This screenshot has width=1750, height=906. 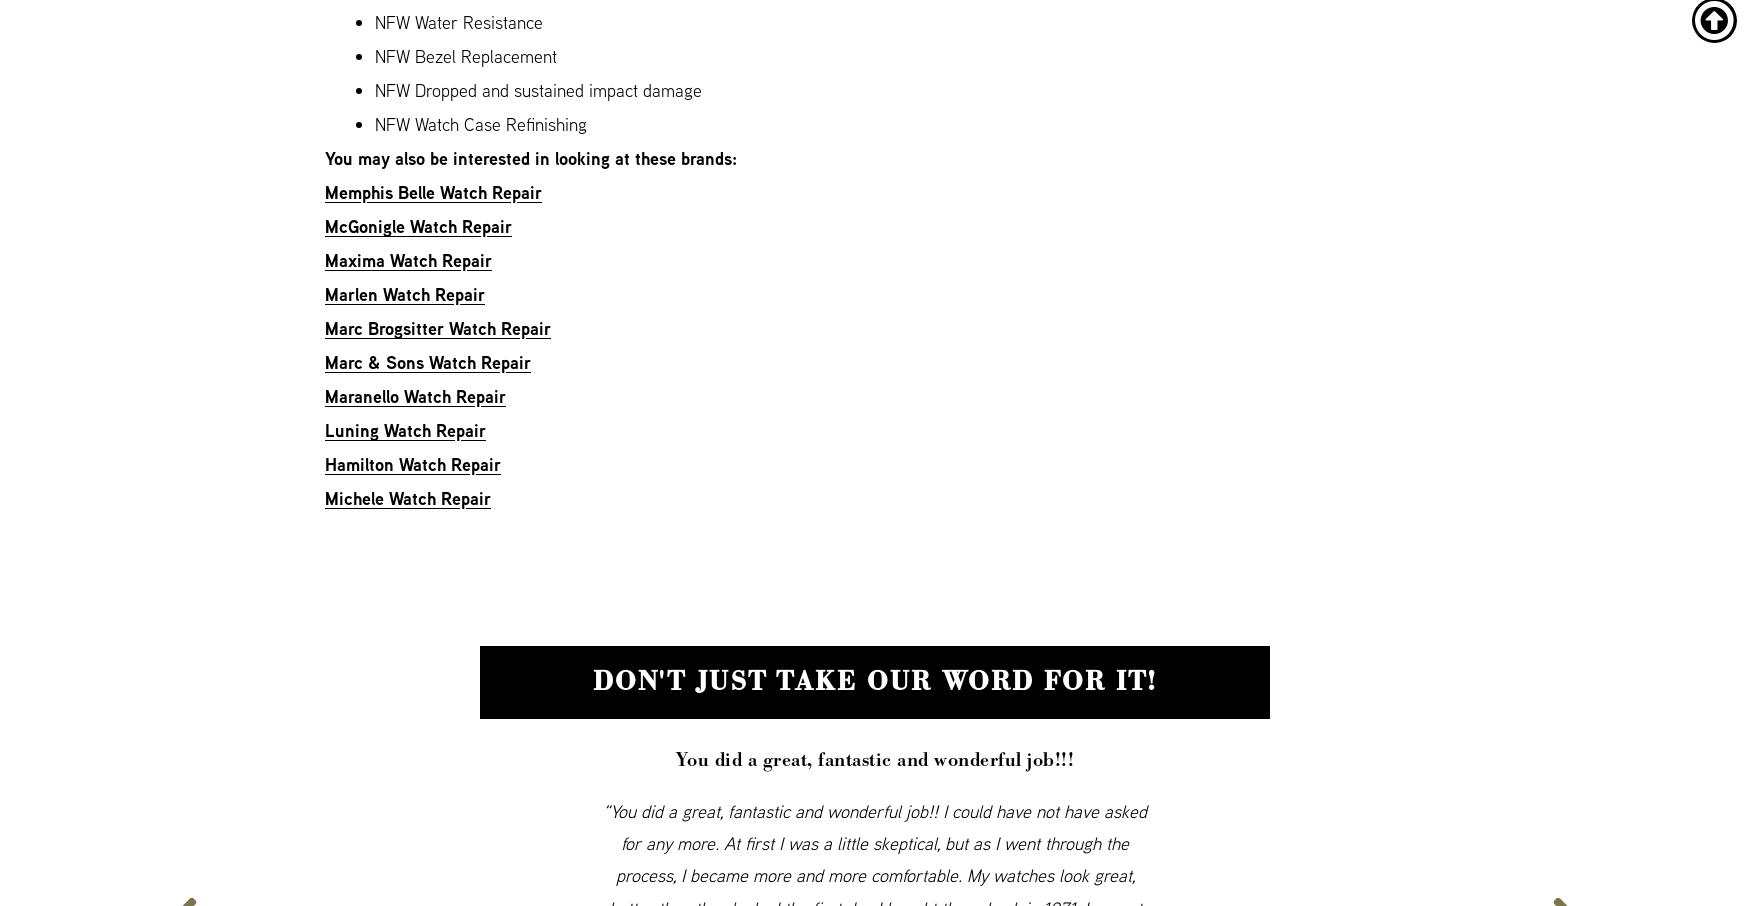 I want to click on 'Michele Watch Repair', so click(x=324, y=497).